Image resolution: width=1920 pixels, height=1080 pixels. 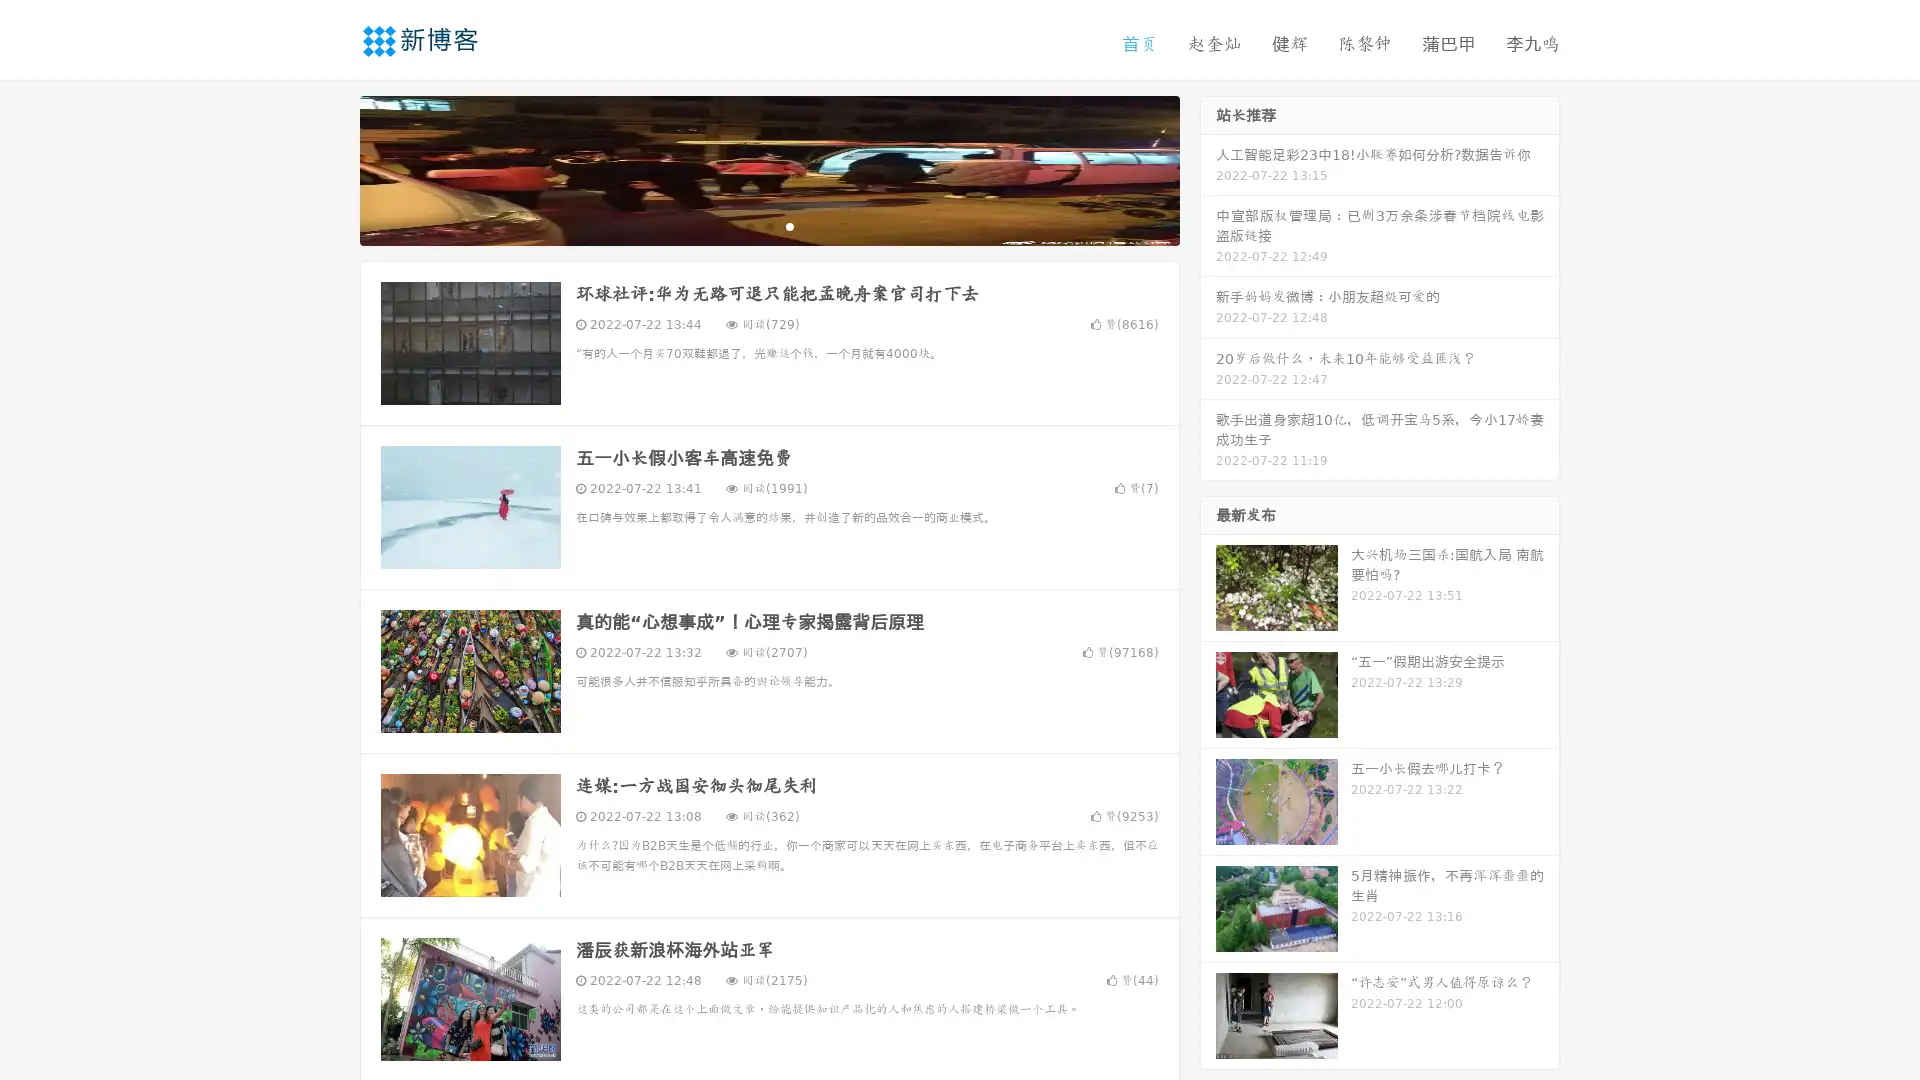 What do you see at coordinates (330, 168) in the screenshot?
I see `Previous slide` at bounding box center [330, 168].